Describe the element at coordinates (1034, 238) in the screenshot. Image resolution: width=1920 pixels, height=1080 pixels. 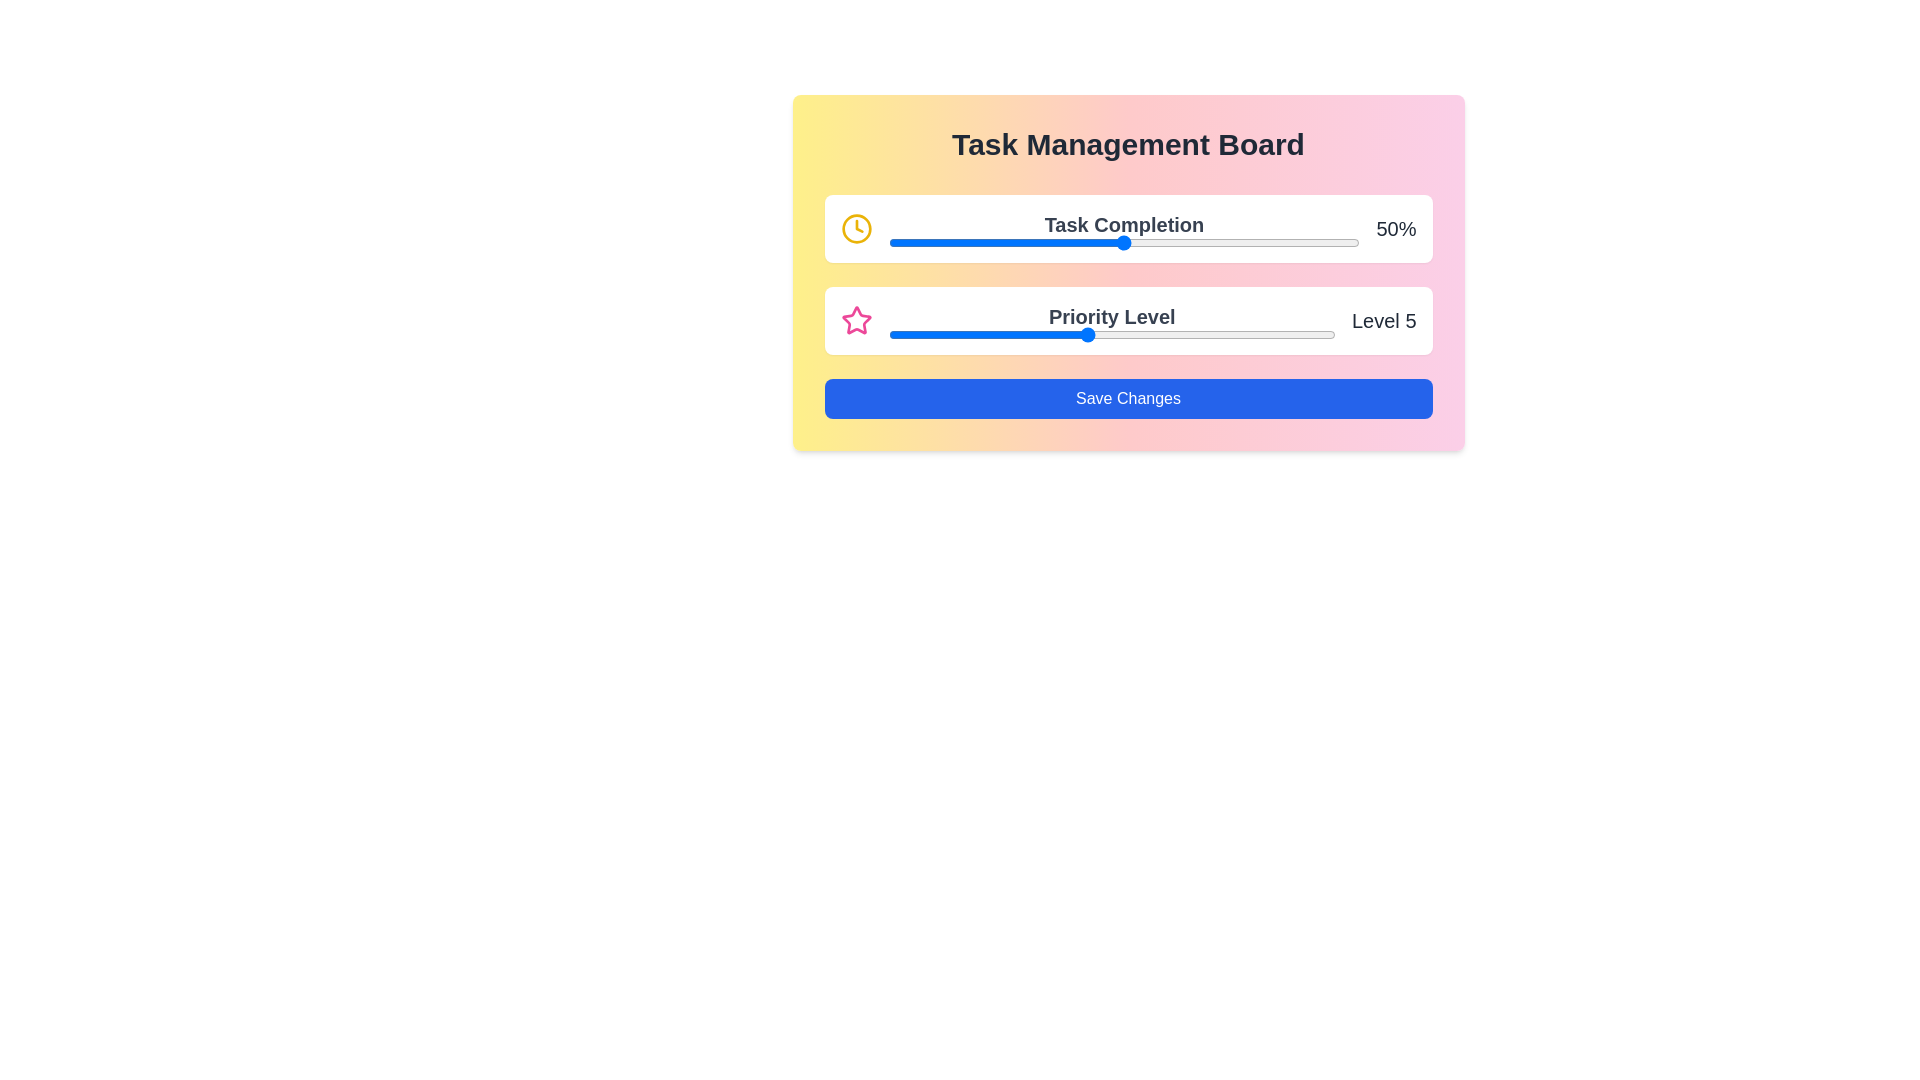
I see `task completion` at that location.